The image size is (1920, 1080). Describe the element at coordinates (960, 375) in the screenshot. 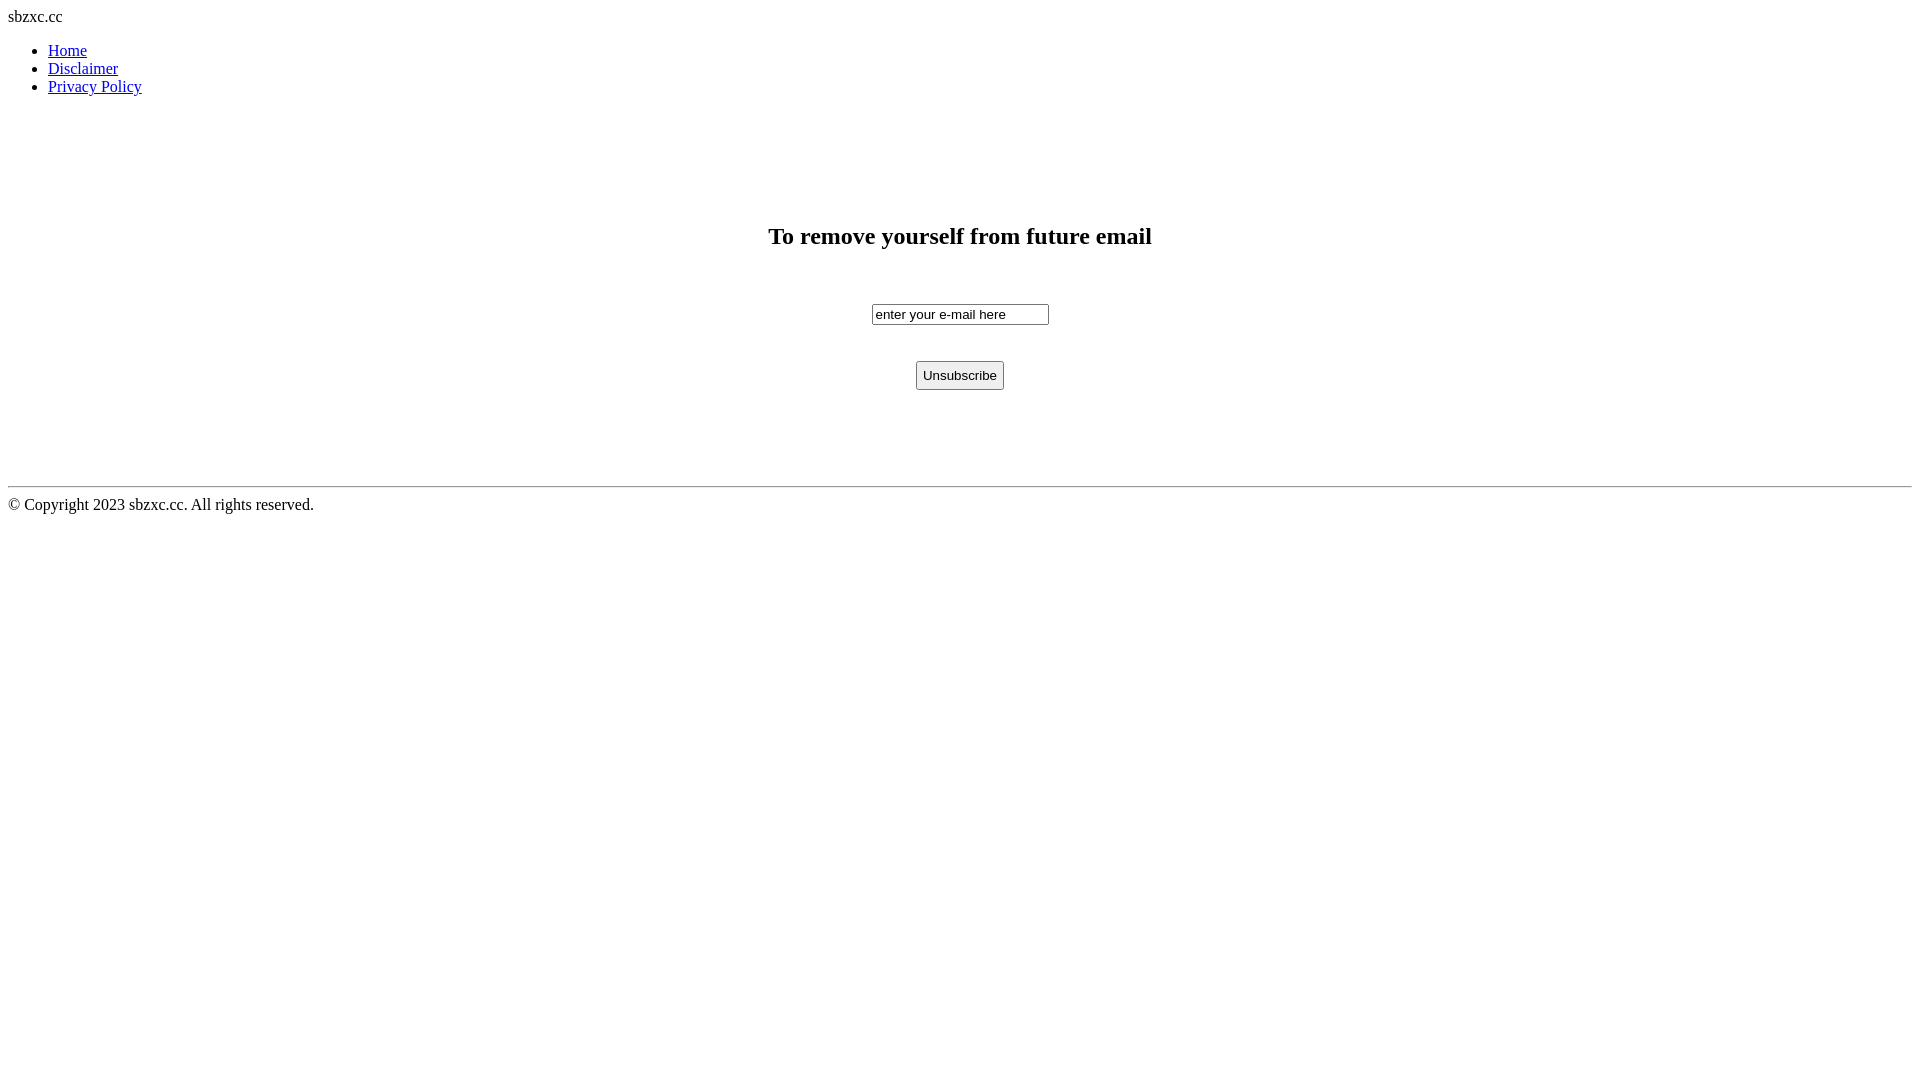

I see `'Unsubscribe'` at that location.